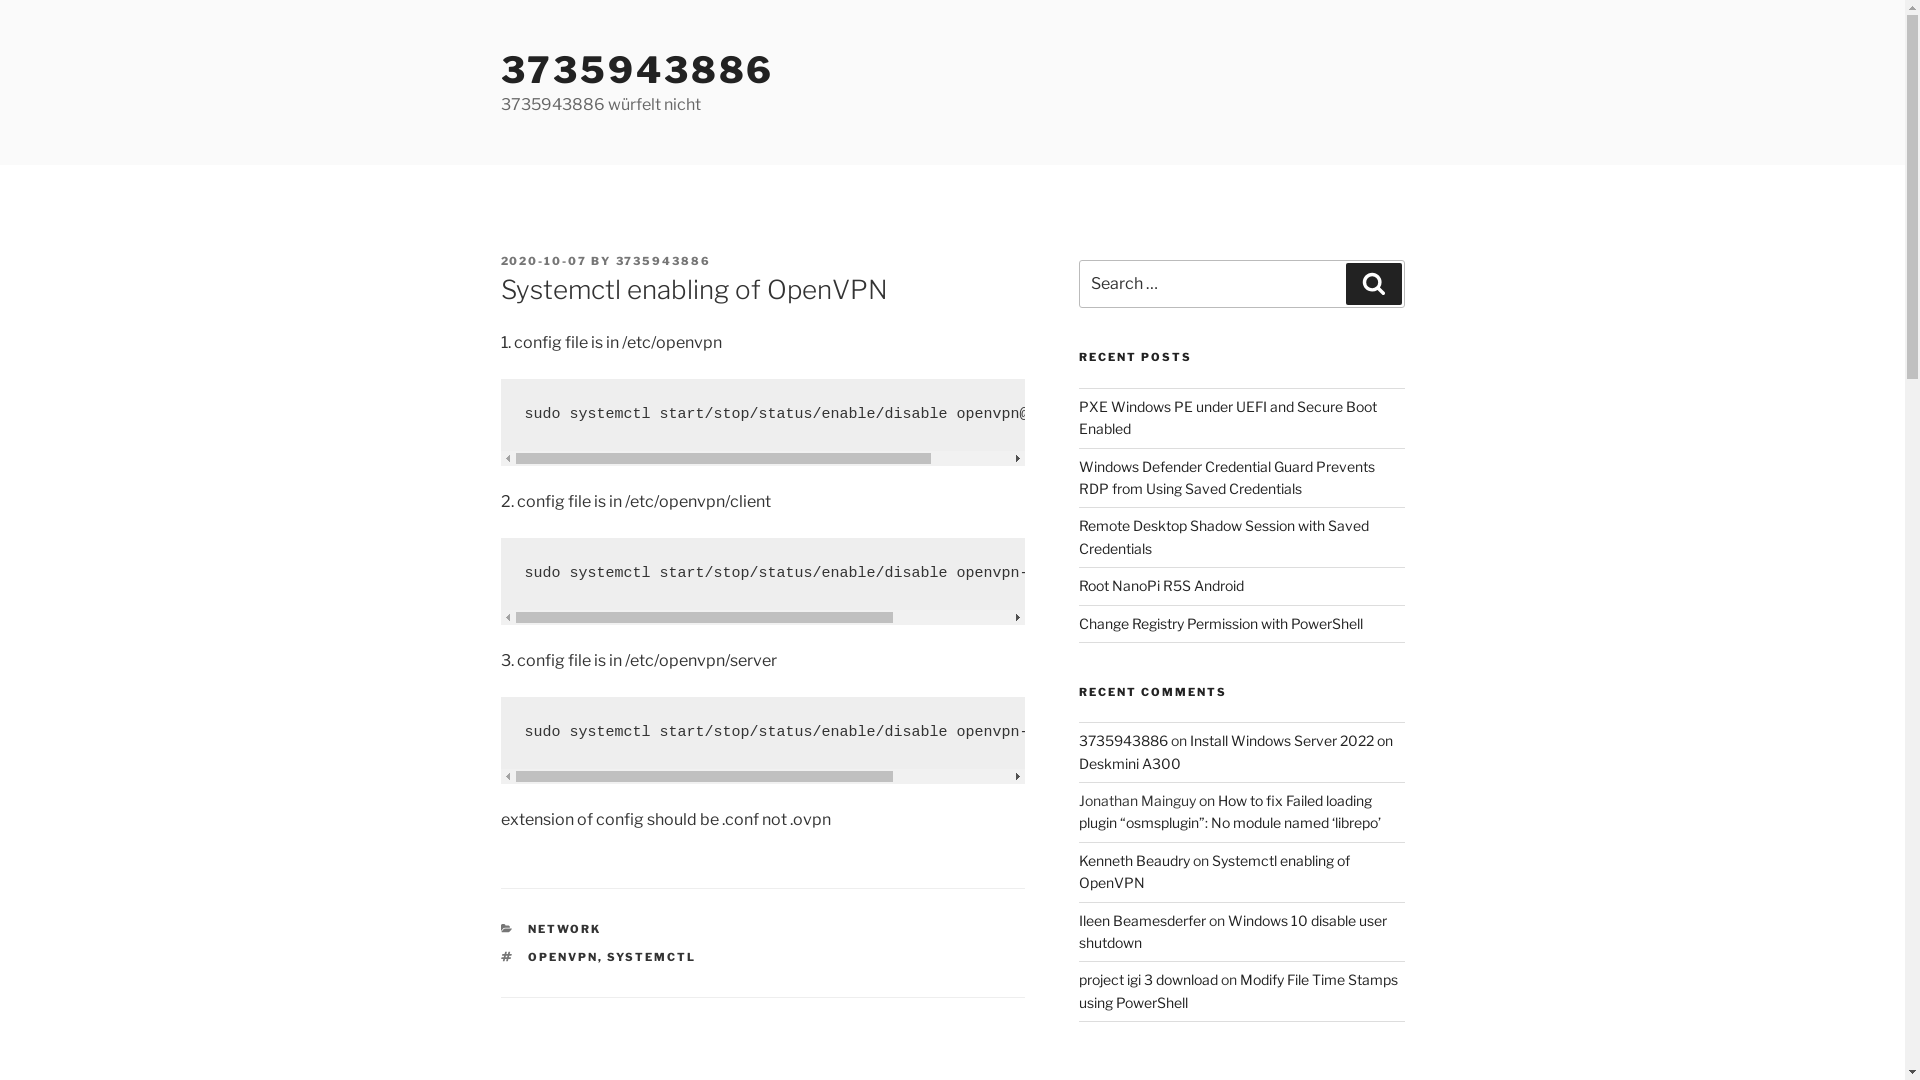  Describe the element at coordinates (1237, 990) in the screenshot. I see `'Modify File Time Stamps using PowerShell'` at that location.